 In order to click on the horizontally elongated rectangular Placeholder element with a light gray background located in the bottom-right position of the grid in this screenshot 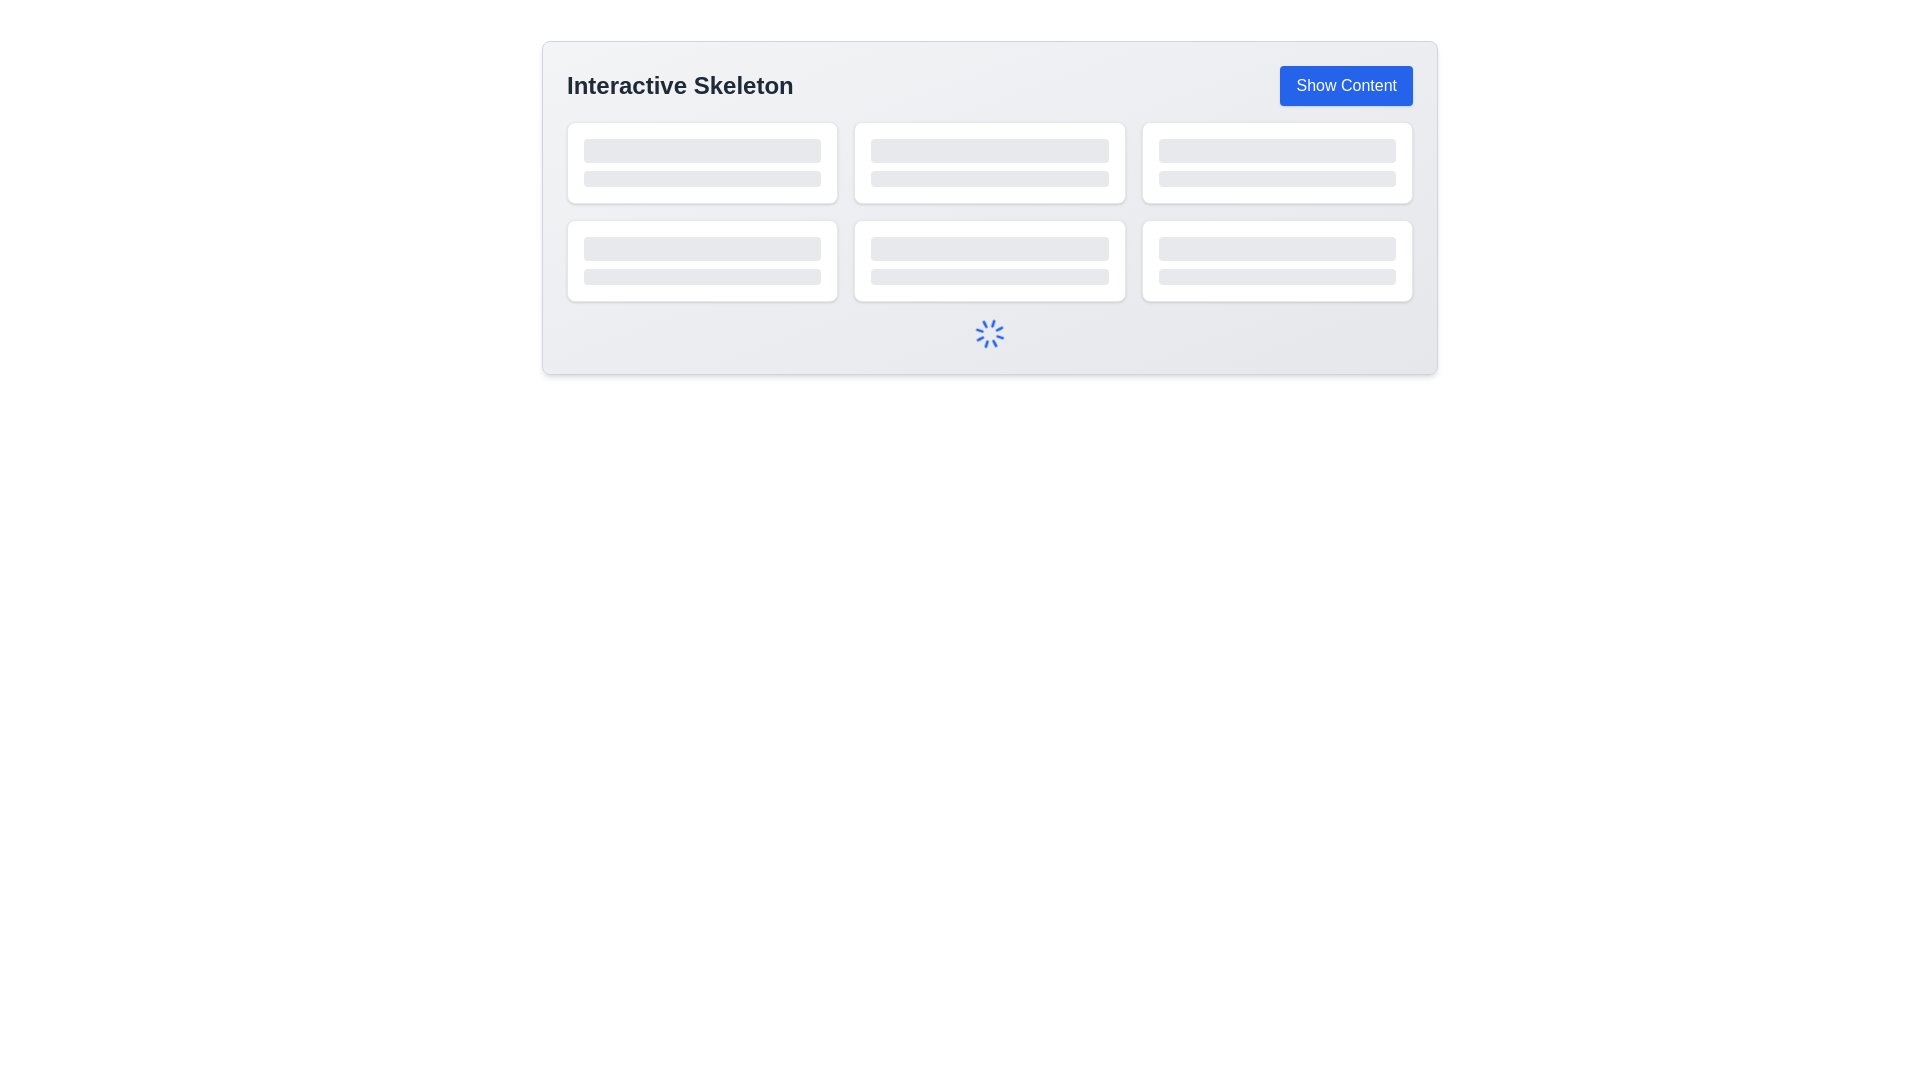, I will do `click(1276, 260)`.